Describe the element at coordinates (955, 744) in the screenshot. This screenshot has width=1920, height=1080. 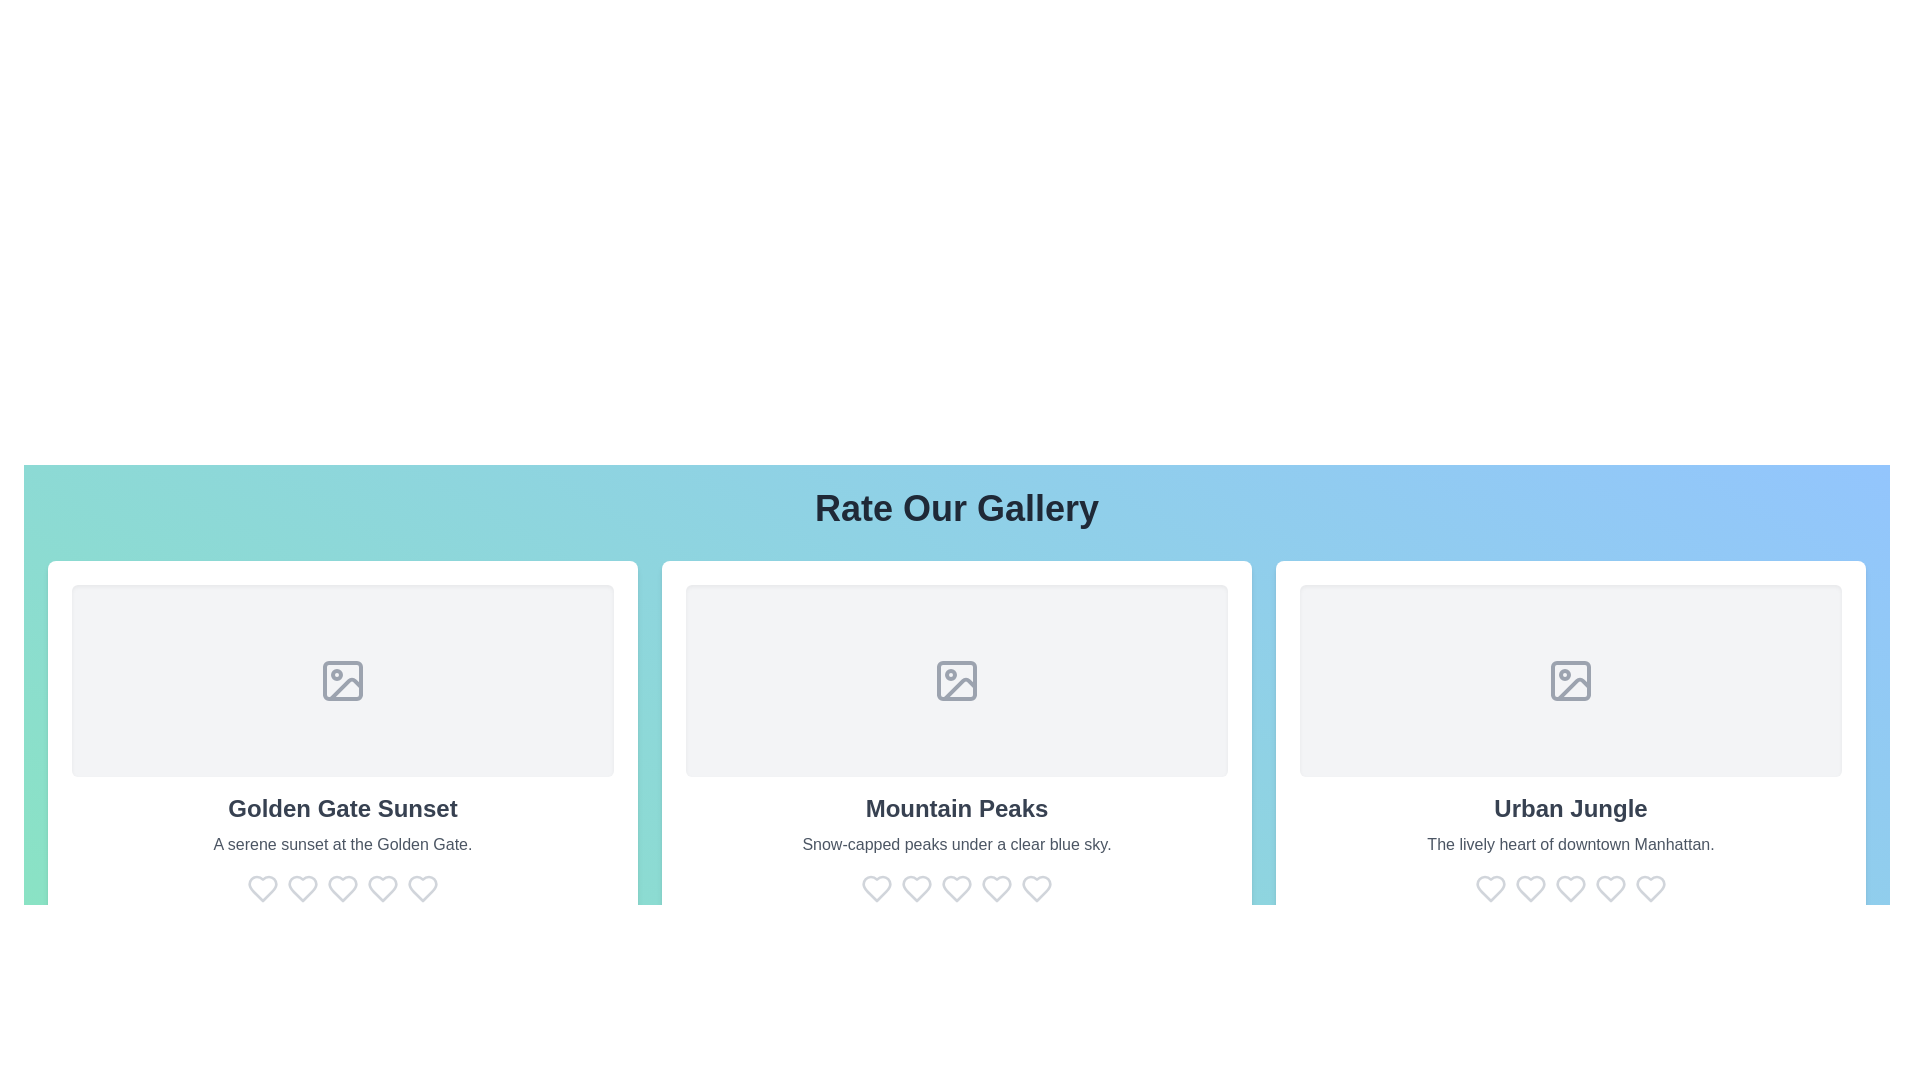
I see `the gallery item Mountain Peaks` at that location.